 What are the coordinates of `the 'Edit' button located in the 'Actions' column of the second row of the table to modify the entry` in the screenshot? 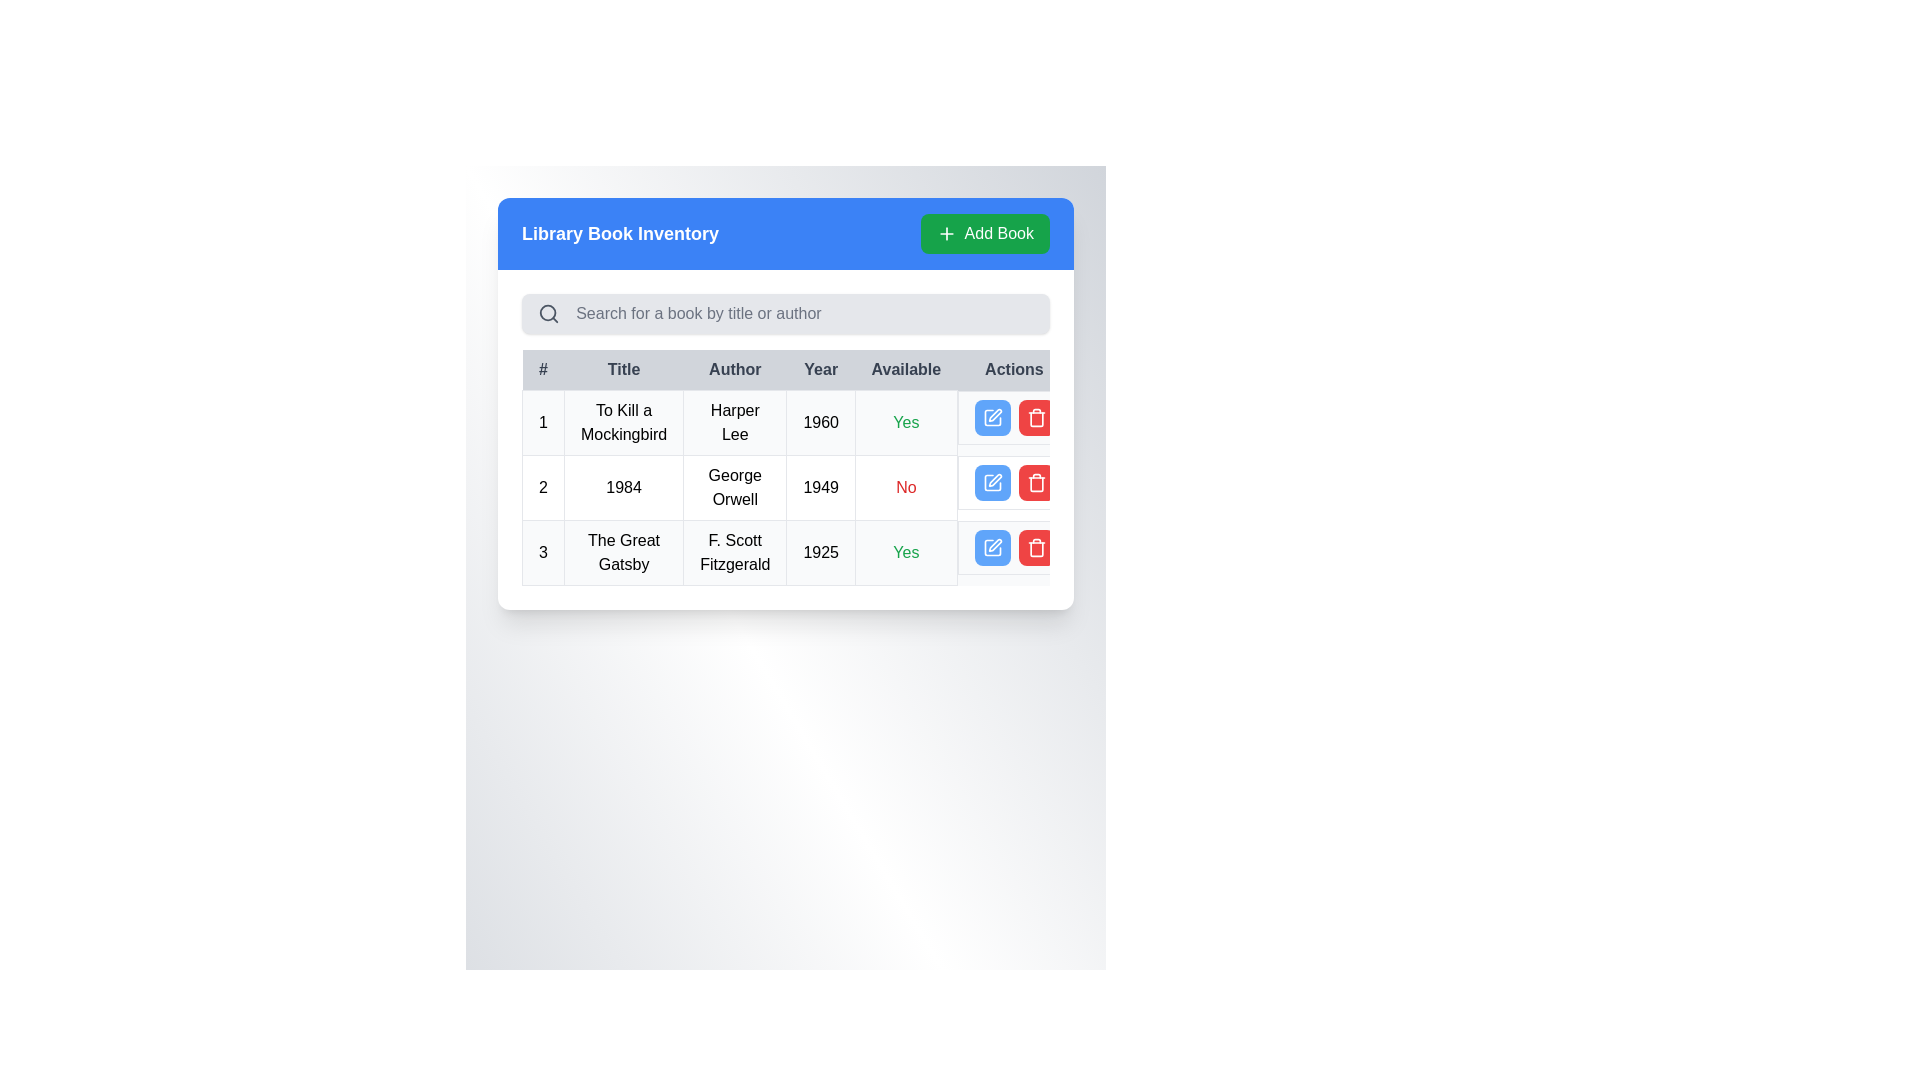 It's located at (992, 482).